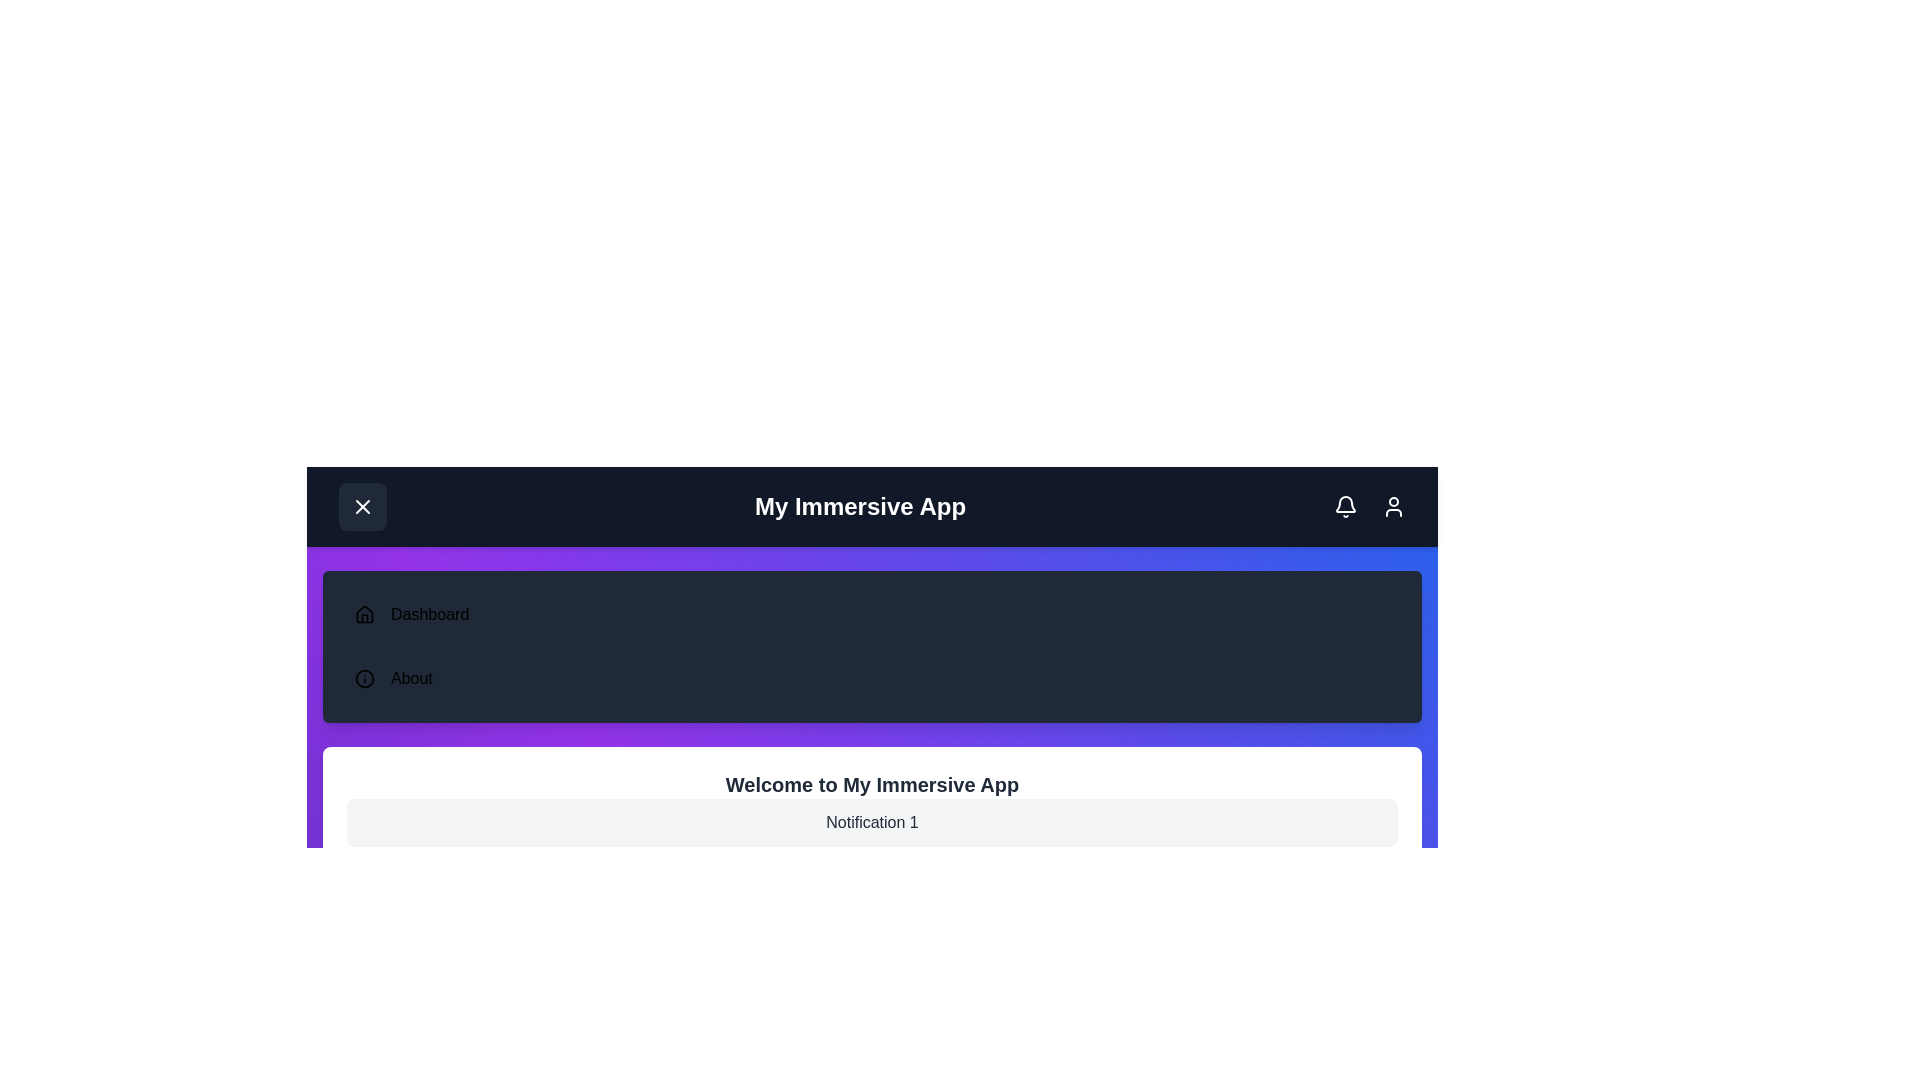 The width and height of the screenshot is (1920, 1080). I want to click on menu toggle button to expand or collapse the menu, so click(363, 505).